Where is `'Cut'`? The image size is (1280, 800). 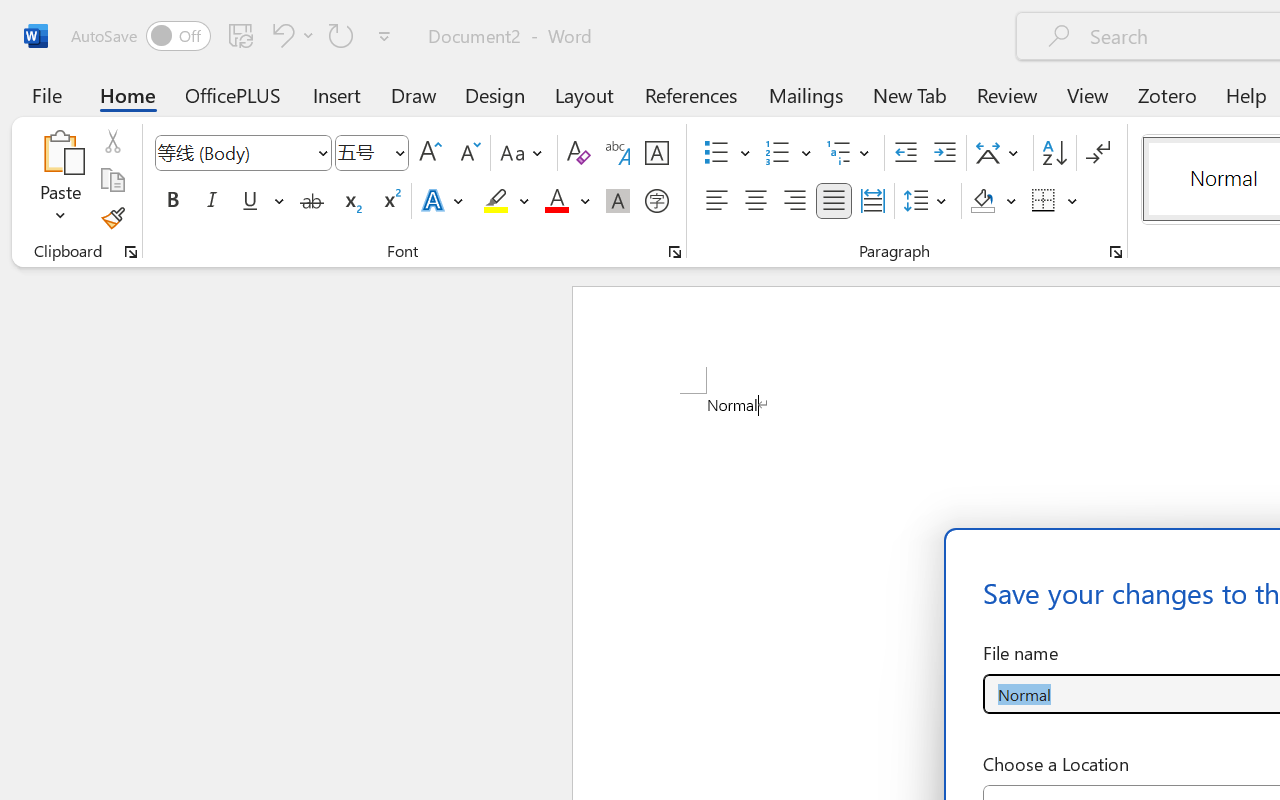 'Cut' is located at coordinates (111, 141).